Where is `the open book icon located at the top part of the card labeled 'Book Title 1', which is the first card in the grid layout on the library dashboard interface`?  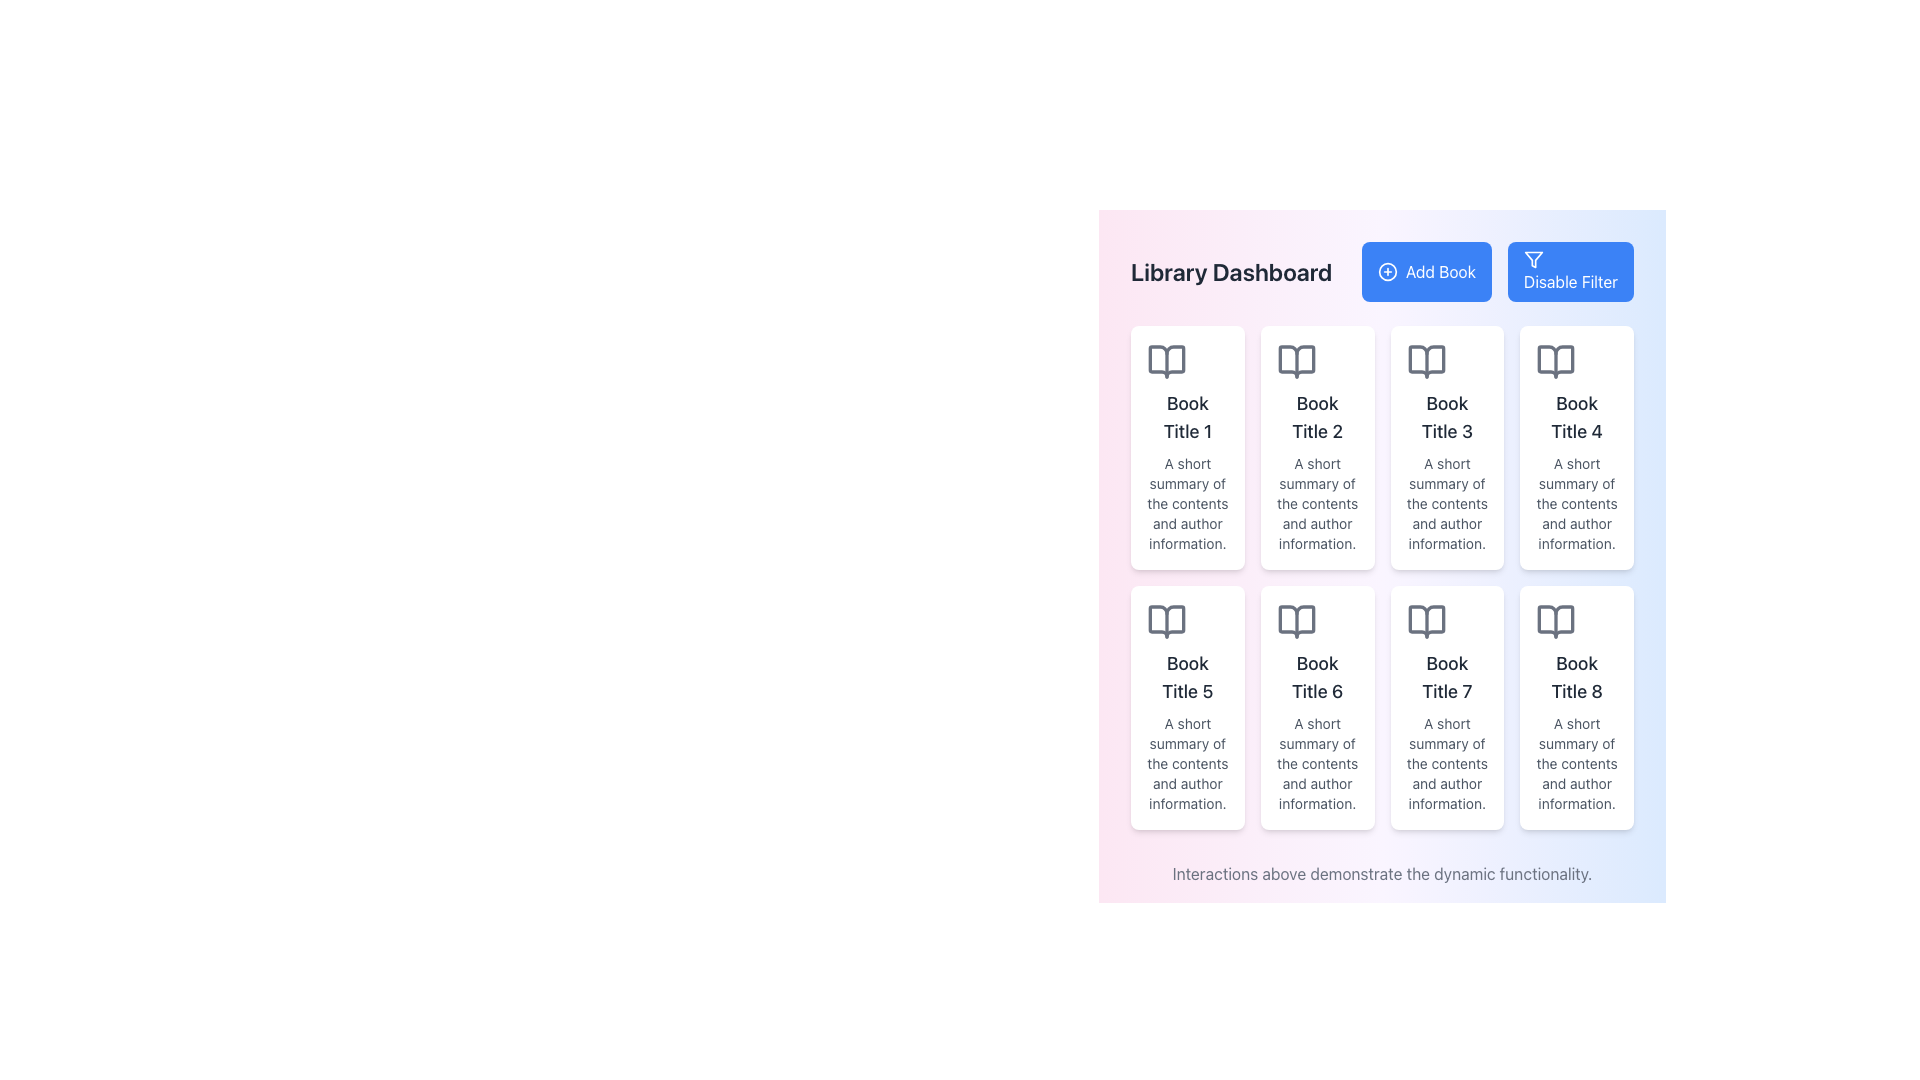 the open book icon located at the top part of the card labeled 'Book Title 1', which is the first card in the grid layout on the library dashboard interface is located at coordinates (1166, 362).